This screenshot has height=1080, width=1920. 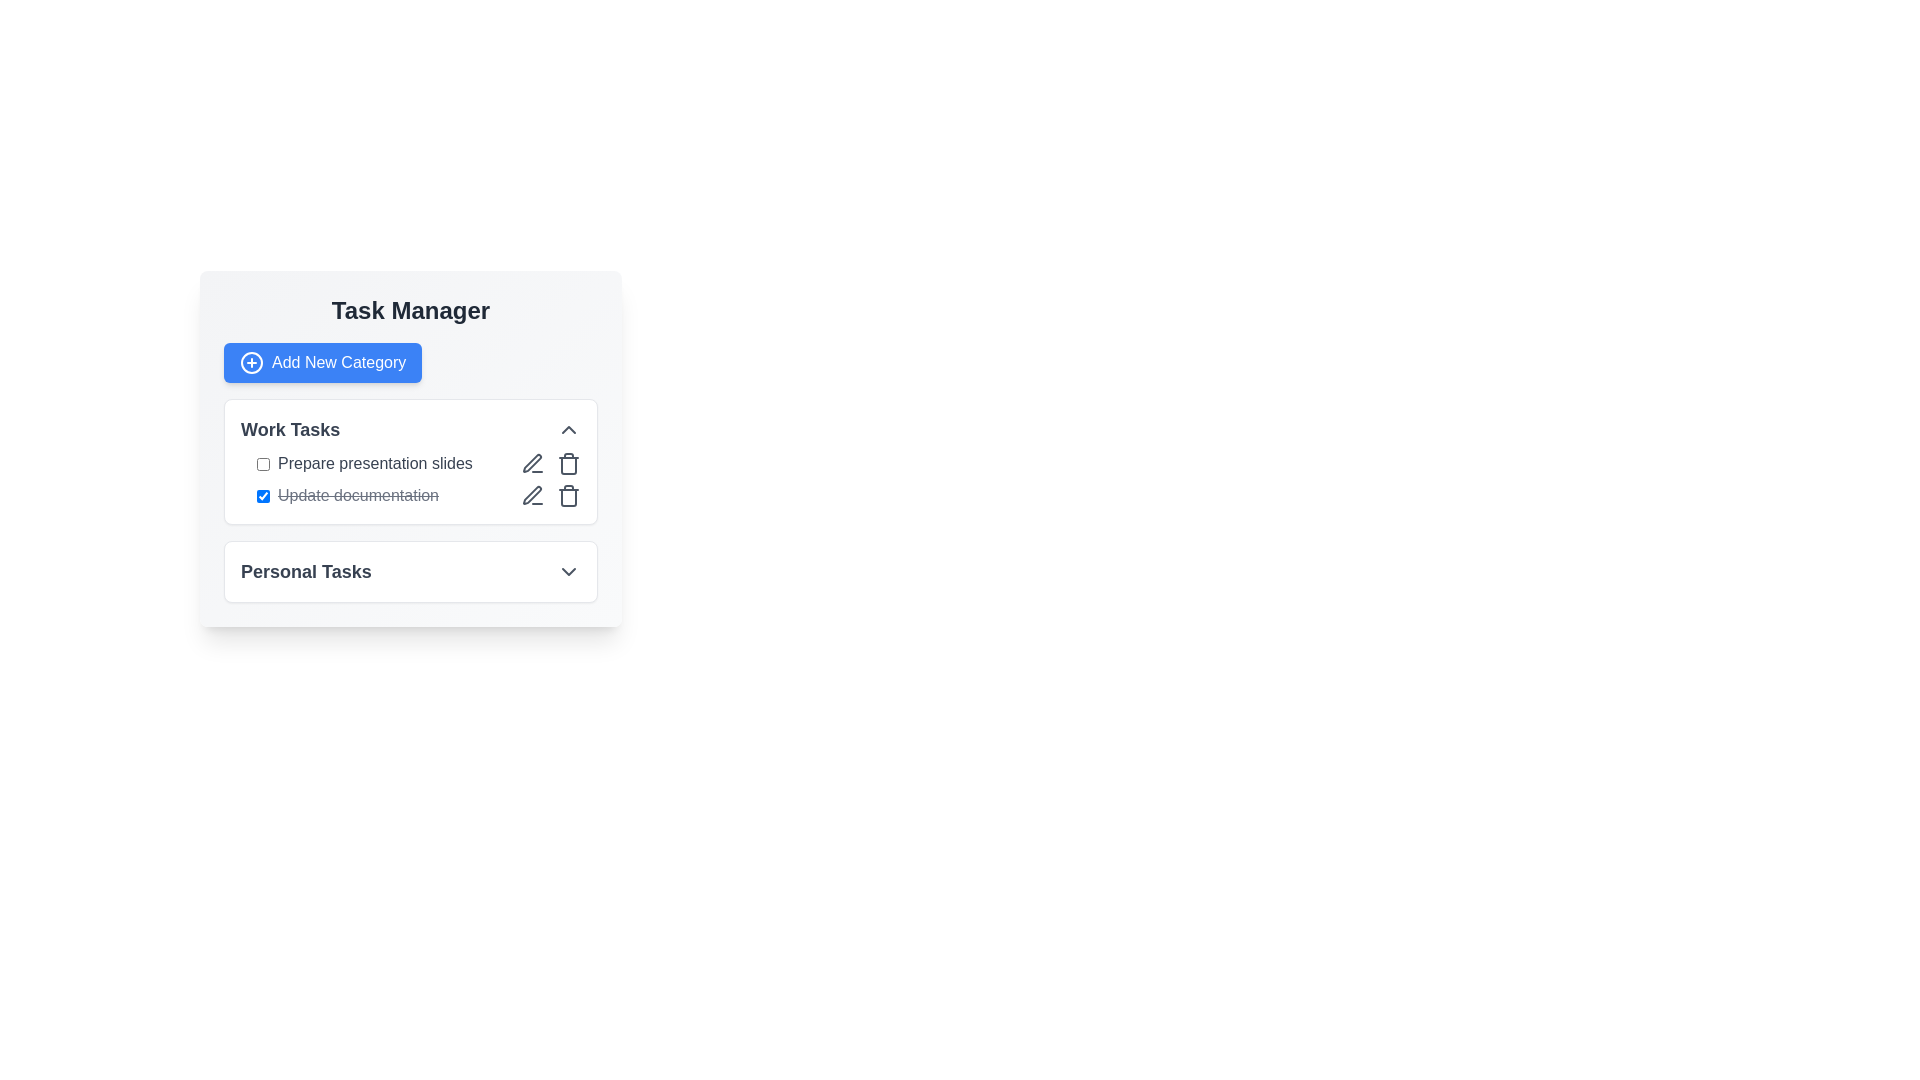 I want to click on the checkbox of the task item 'Prepare presentation slides' in the 'Work Tasks' section, so click(x=364, y=463).